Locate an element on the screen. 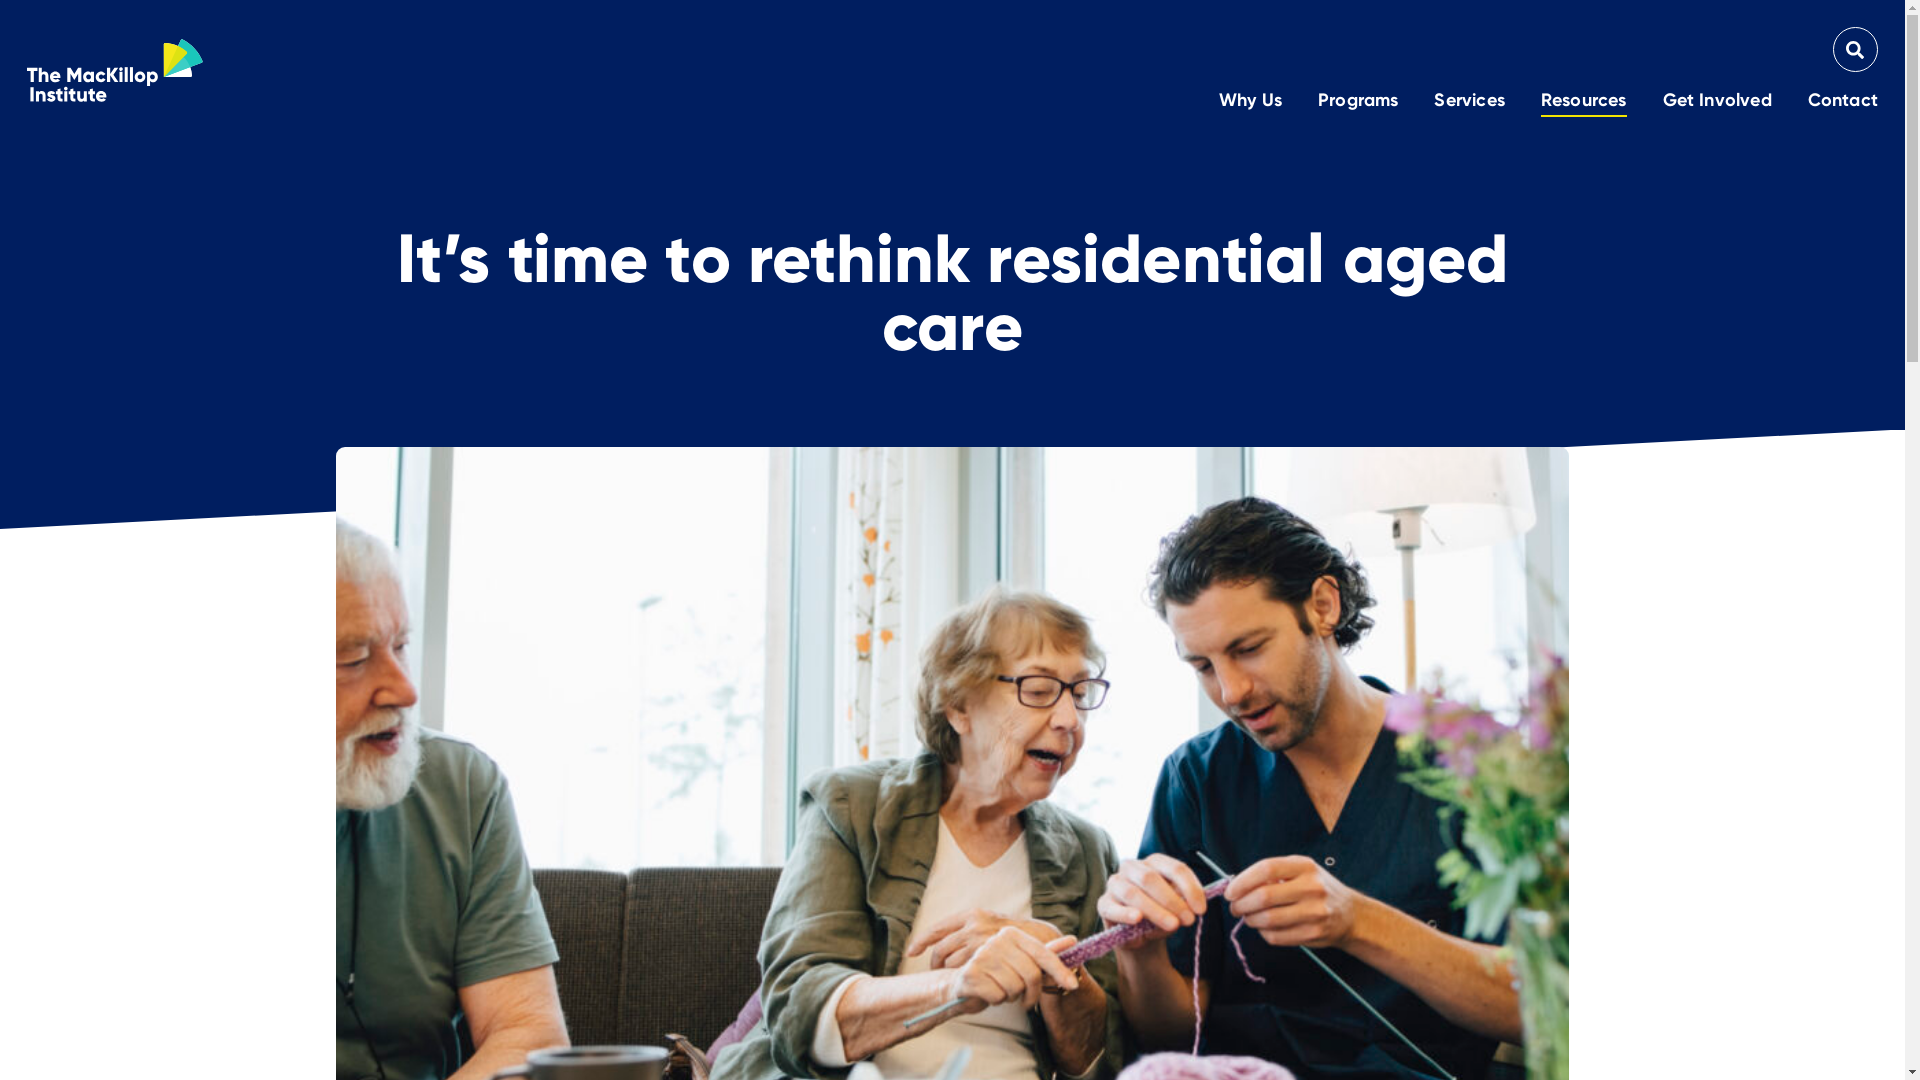 This screenshot has width=1920, height=1080. 'Get Involved' is located at coordinates (1662, 101).